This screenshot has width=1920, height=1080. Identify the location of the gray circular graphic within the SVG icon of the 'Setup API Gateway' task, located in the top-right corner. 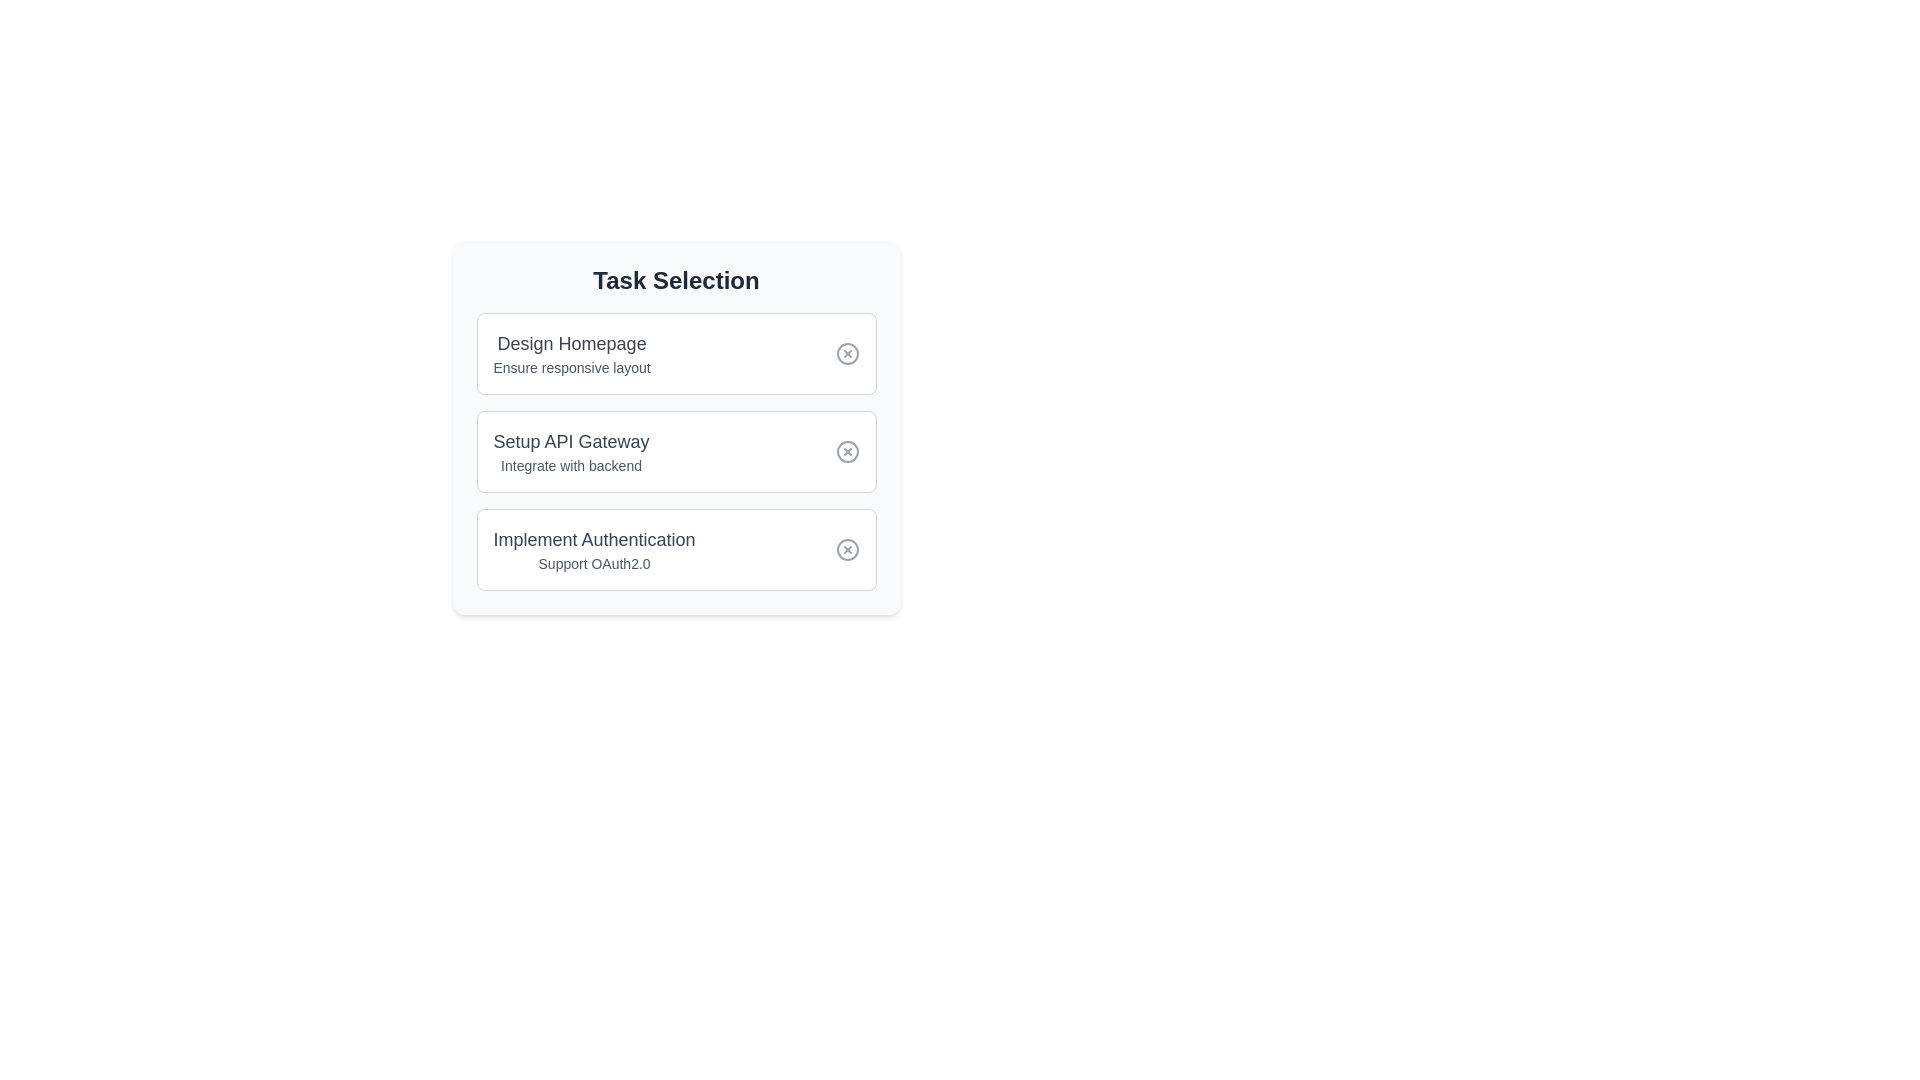
(847, 451).